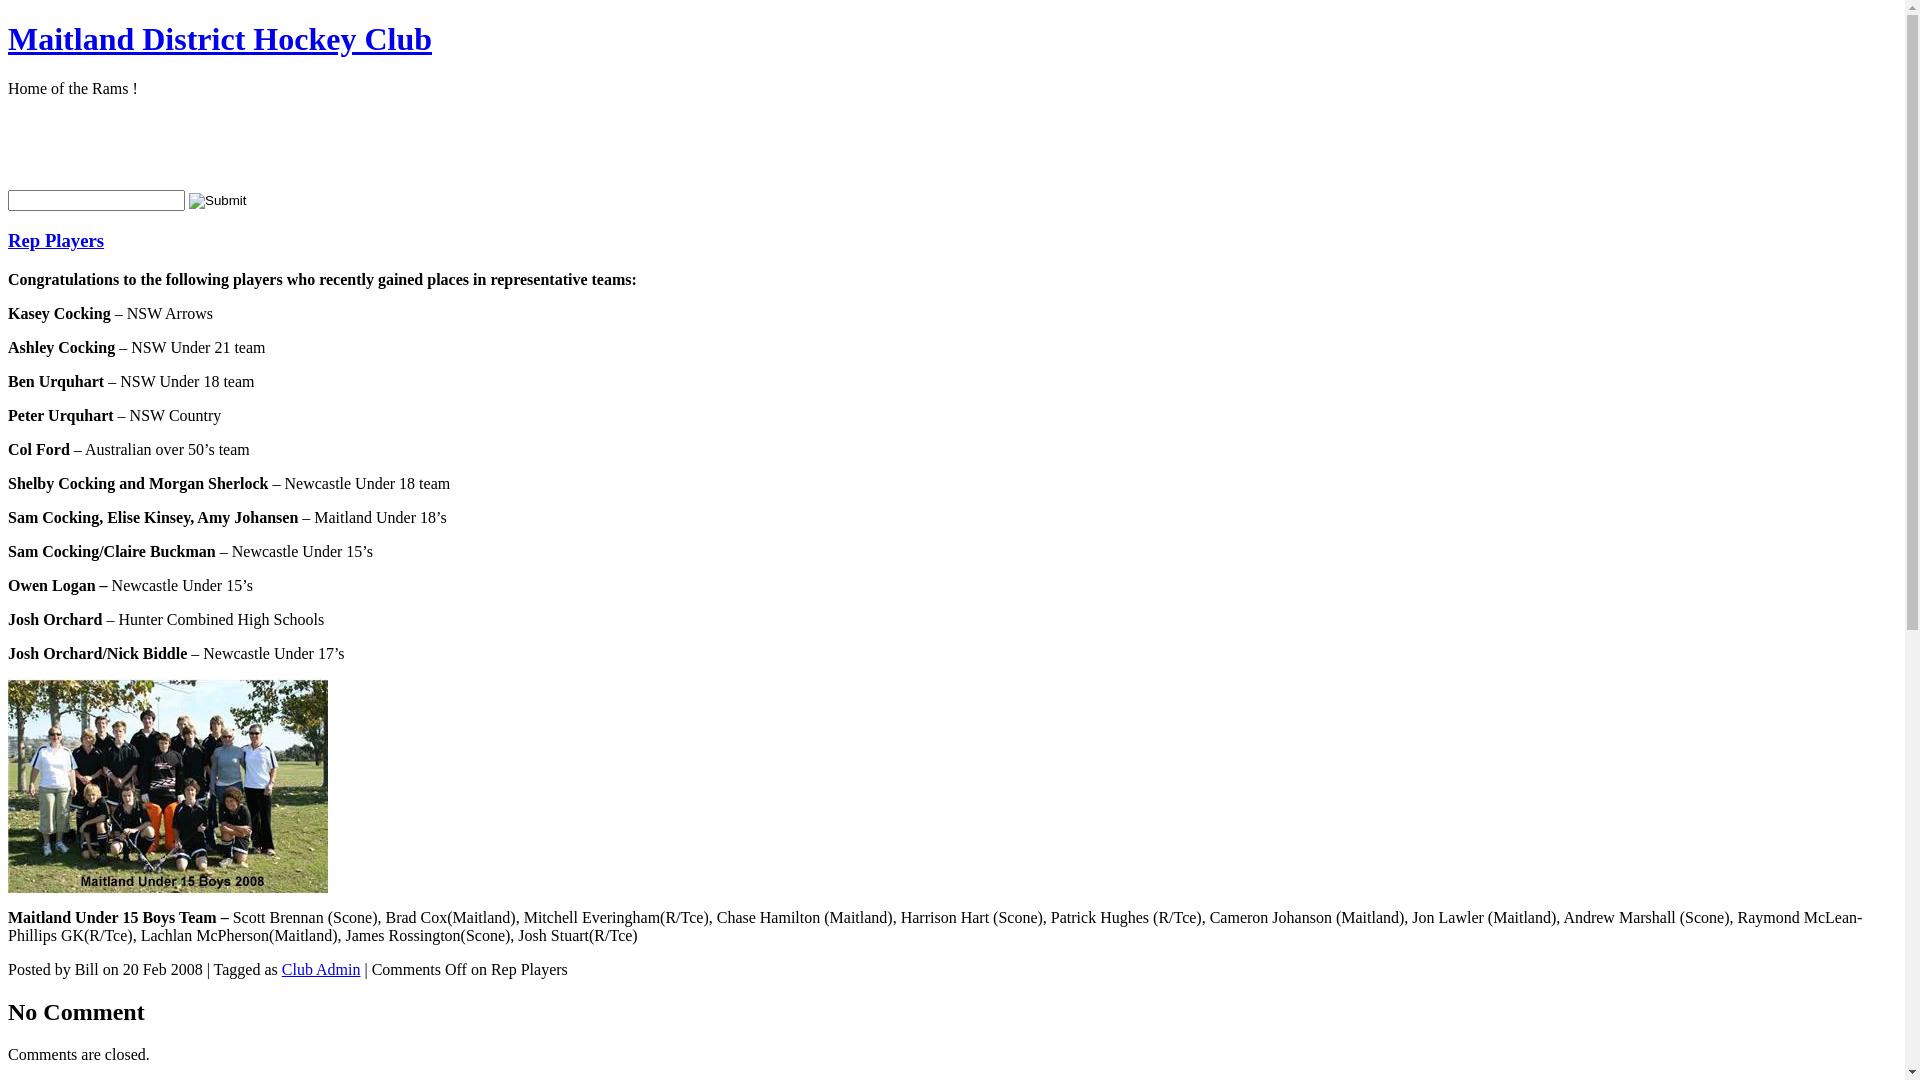 The width and height of the screenshot is (1920, 1080). What do you see at coordinates (220, 38) in the screenshot?
I see `'Maitland District Hockey Club'` at bounding box center [220, 38].